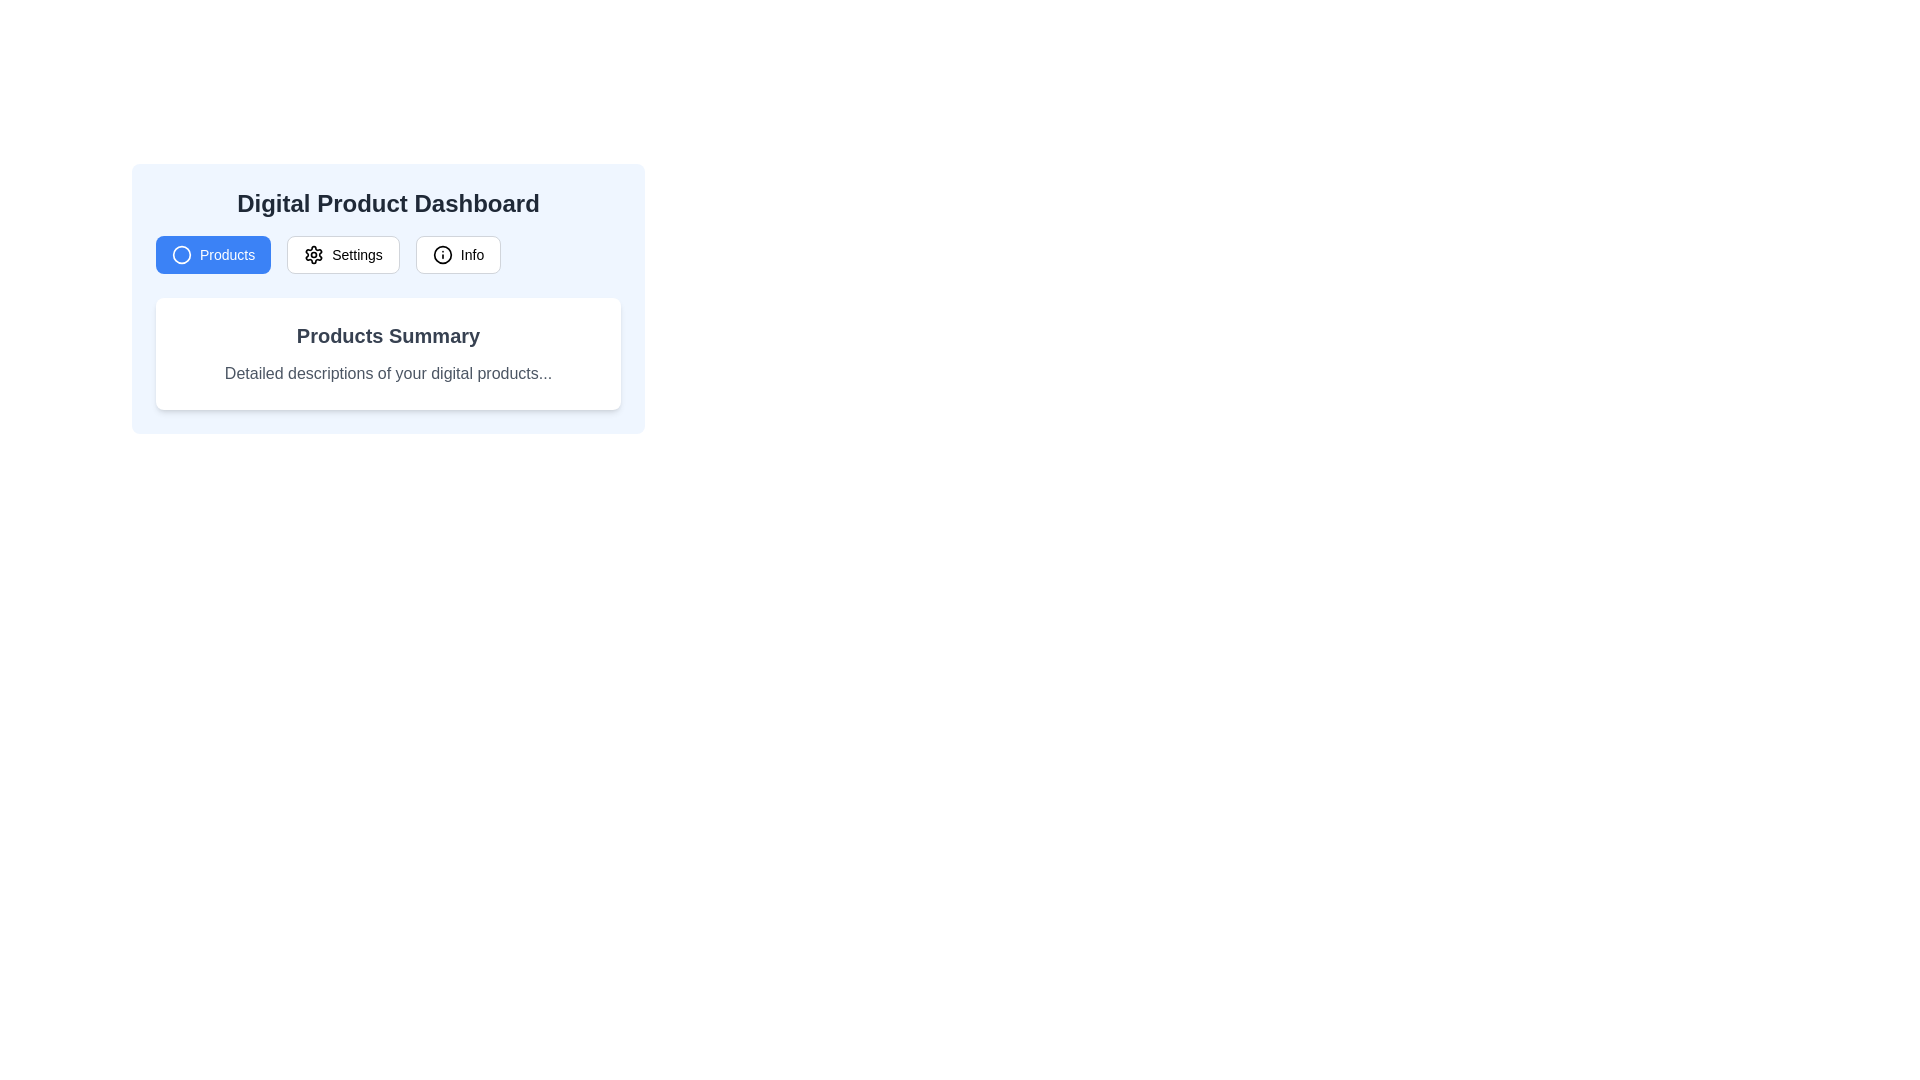  Describe the element at coordinates (457, 253) in the screenshot. I see `the third button in a row of three buttons, located to the right of the 'Products' and 'Settings' buttons` at that location.